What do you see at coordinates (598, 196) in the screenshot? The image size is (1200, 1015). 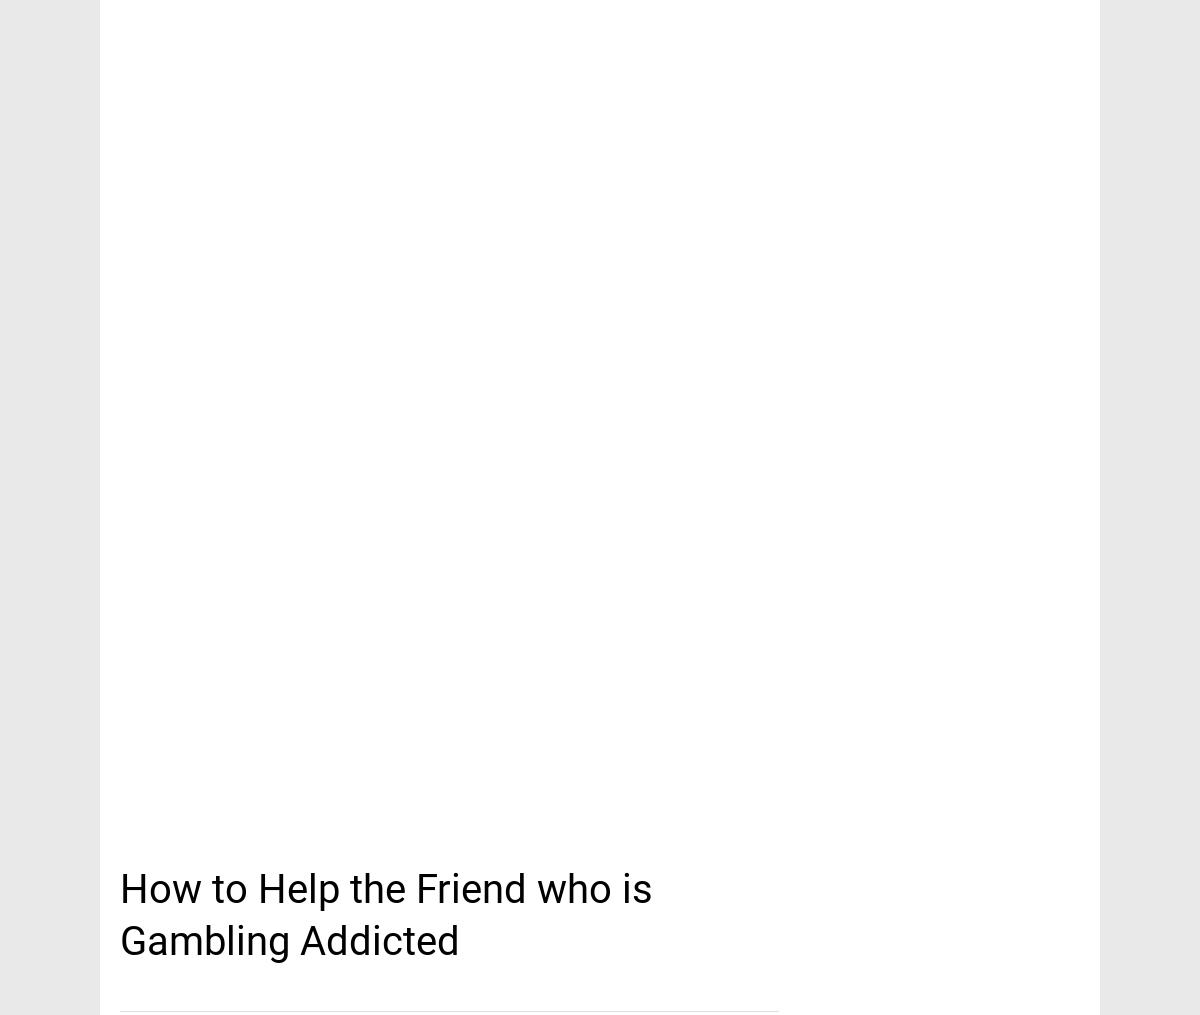 I see `'"Thank you sir you did a good job for students through Svtuition. I have learn many things"'` at bounding box center [598, 196].